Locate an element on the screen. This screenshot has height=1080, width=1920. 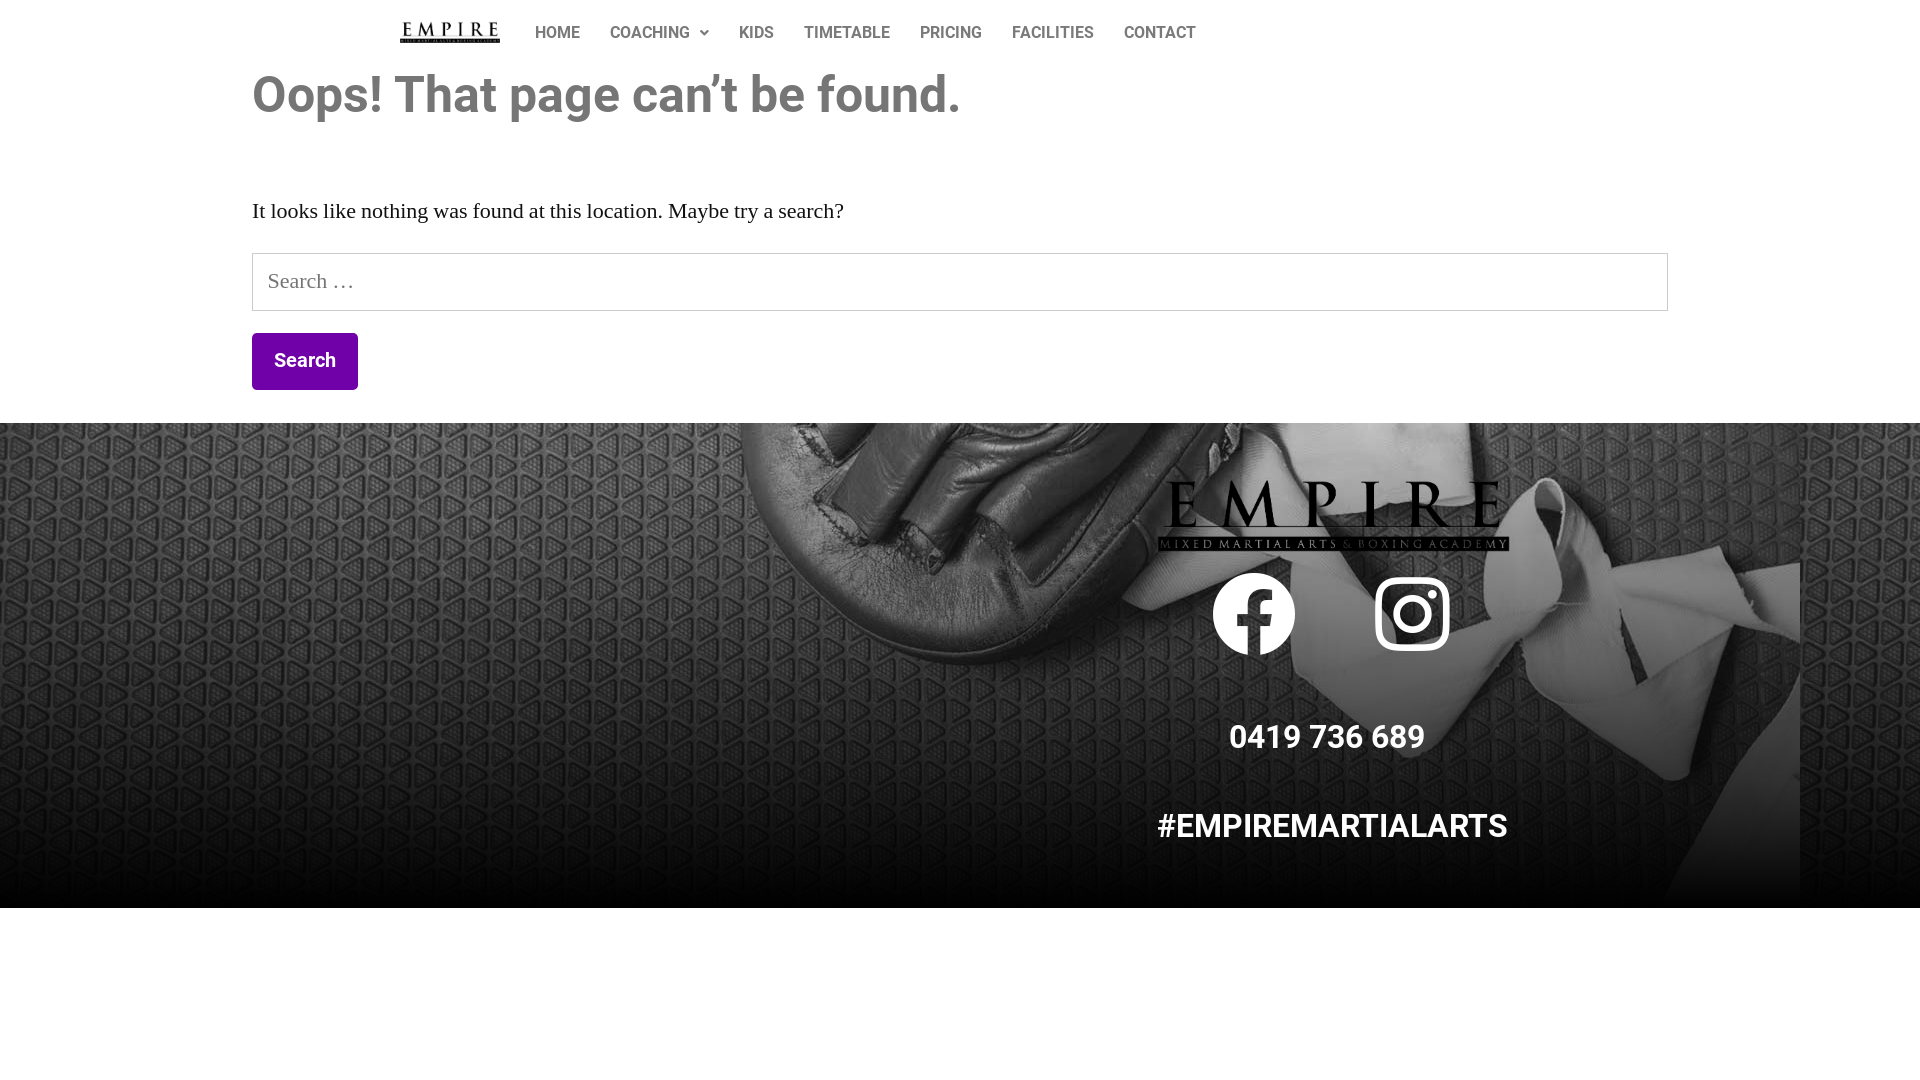
'4/3 Northward st, Upper Coomera' is located at coordinates (408, 590).